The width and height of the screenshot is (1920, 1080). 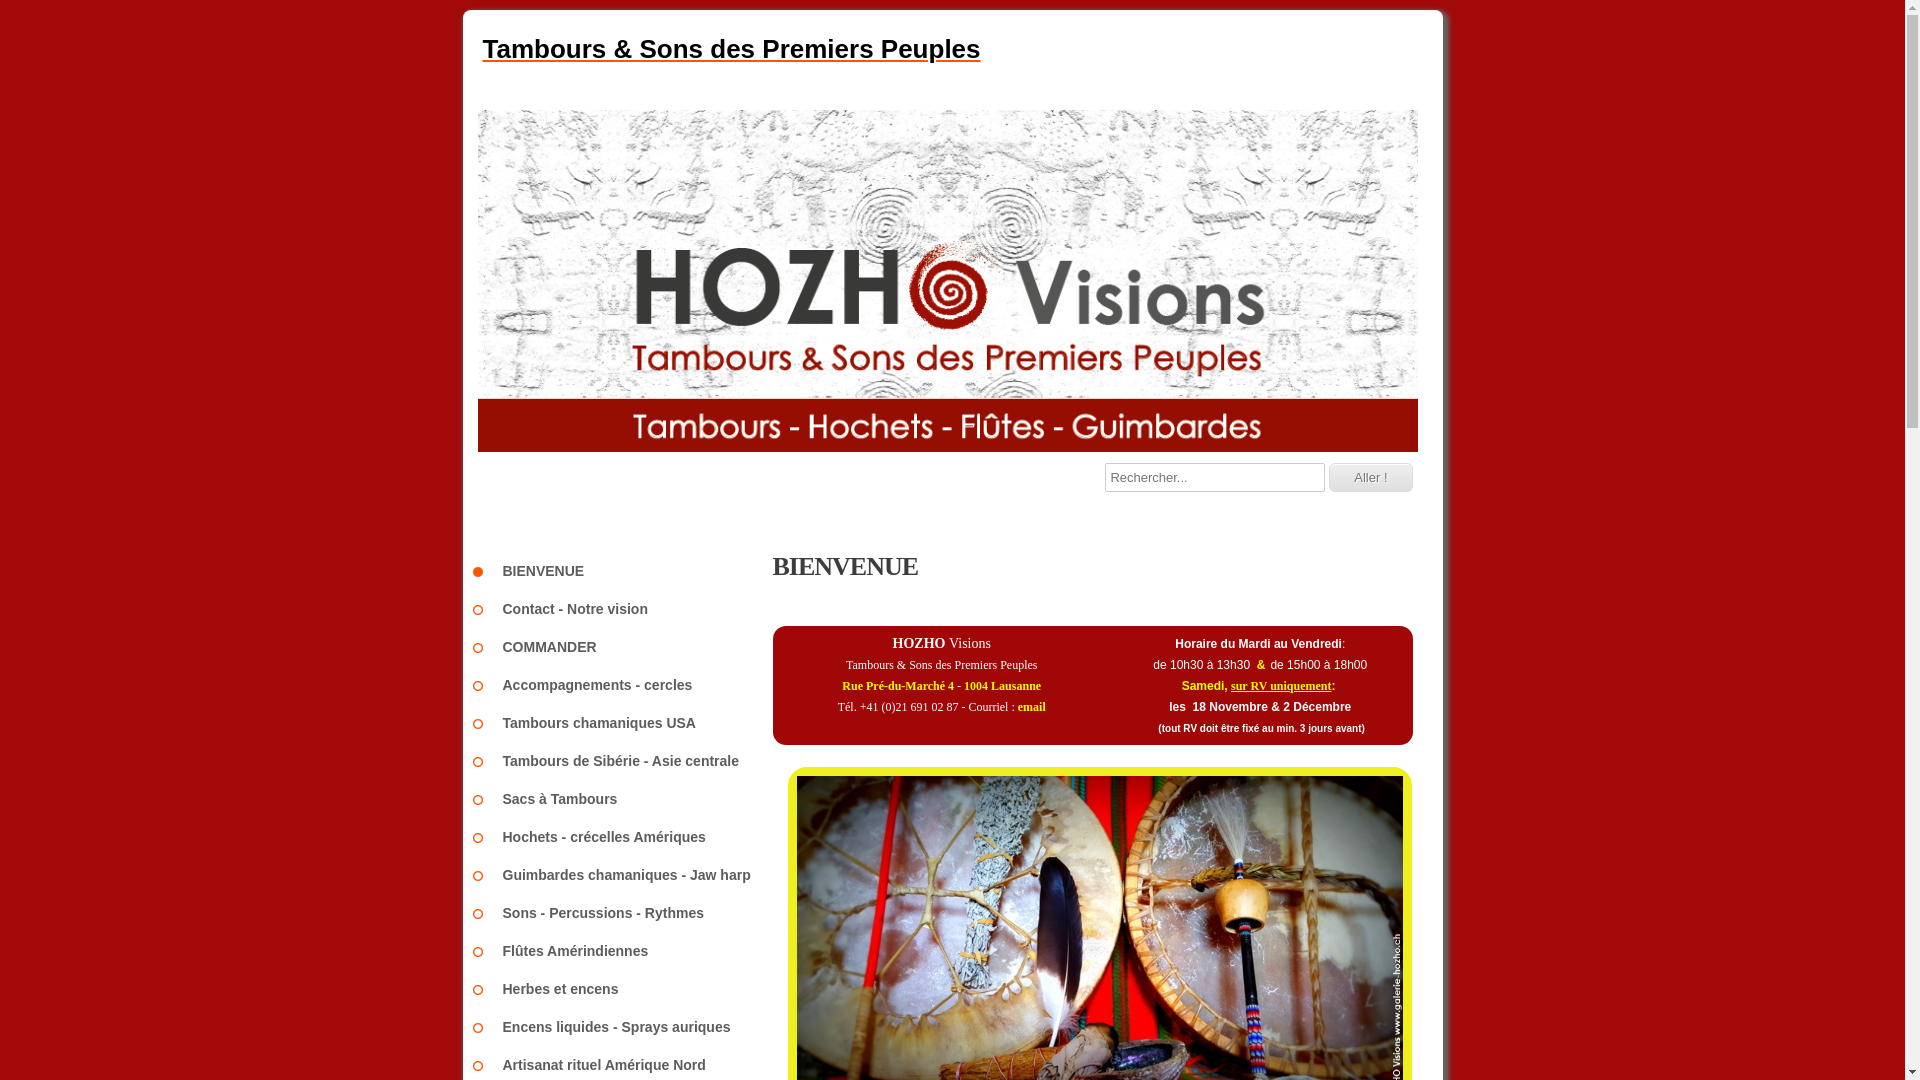 What do you see at coordinates (621, 684) in the screenshot?
I see `'Accompagnements - cercles'` at bounding box center [621, 684].